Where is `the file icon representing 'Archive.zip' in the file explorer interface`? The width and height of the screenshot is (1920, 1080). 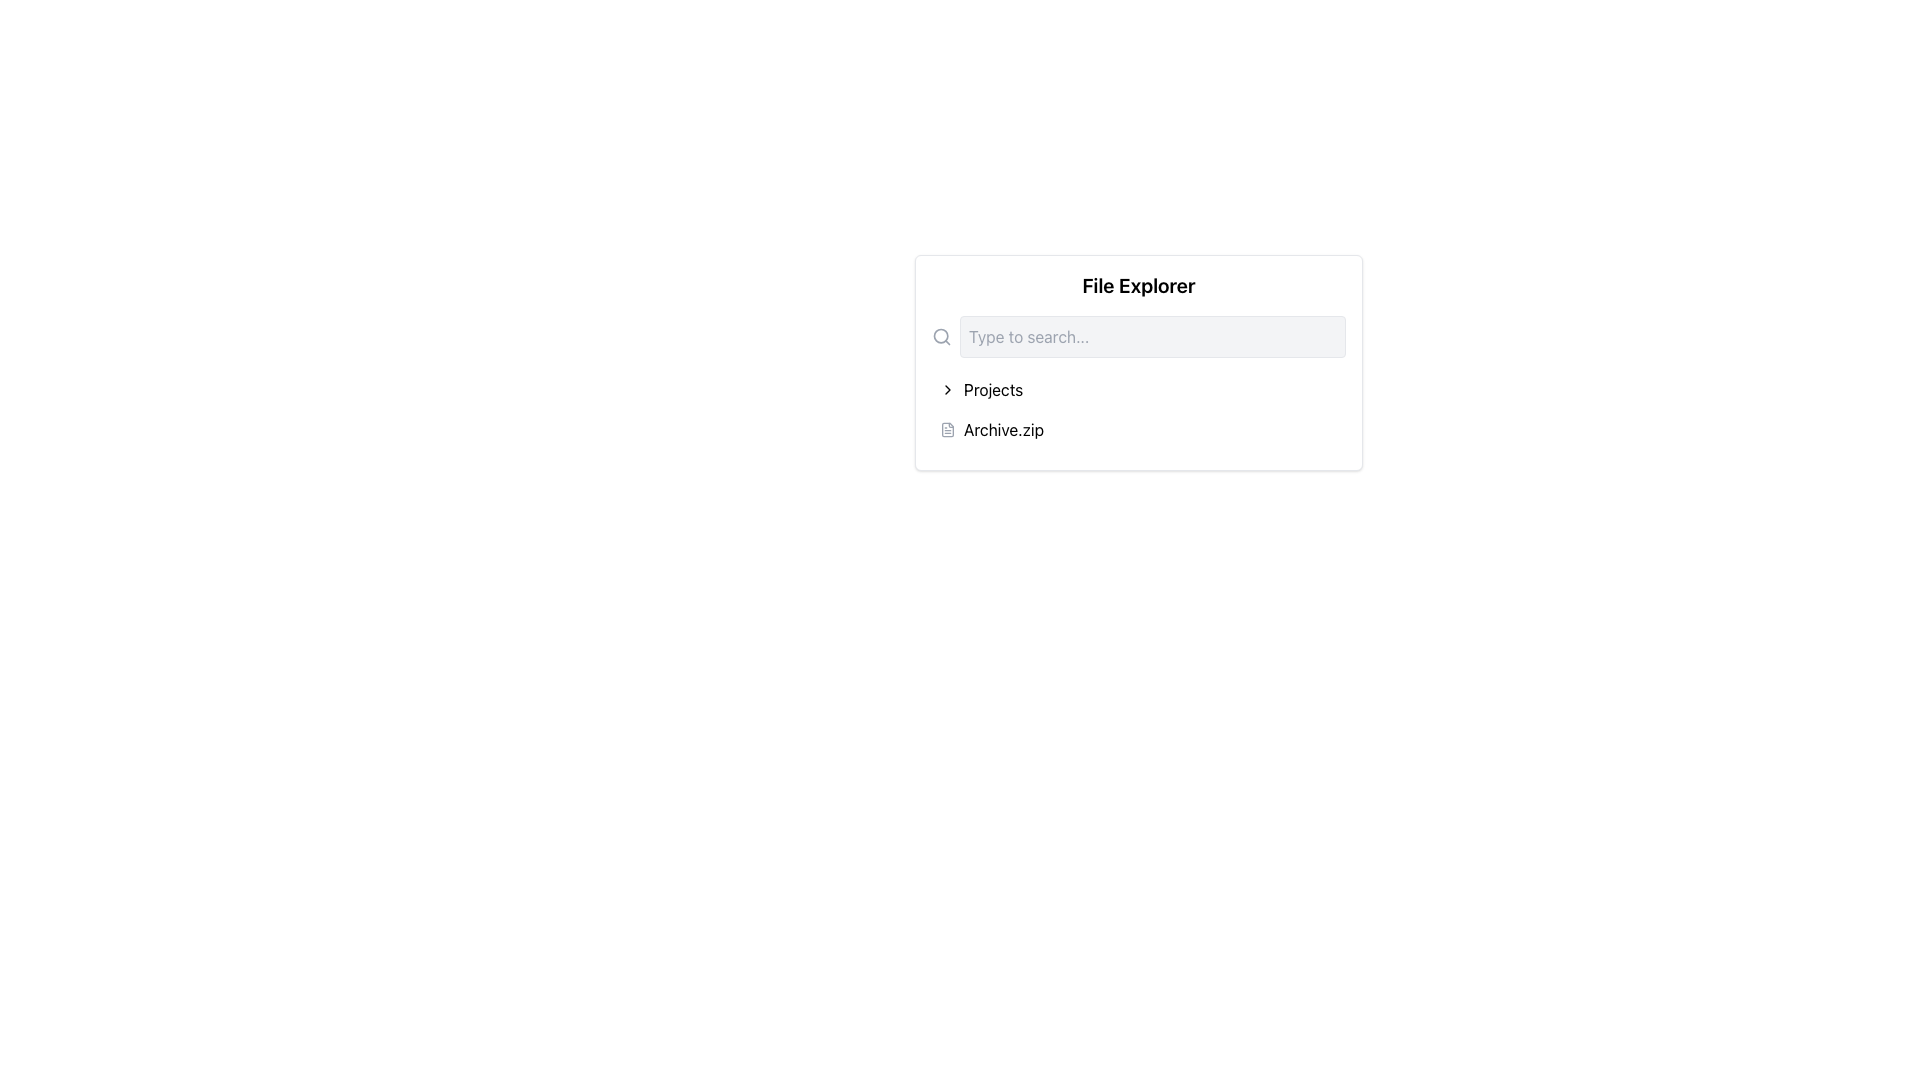 the file icon representing 'Archive.zip' in the file explorer interface is located at coordinates (947, 428).